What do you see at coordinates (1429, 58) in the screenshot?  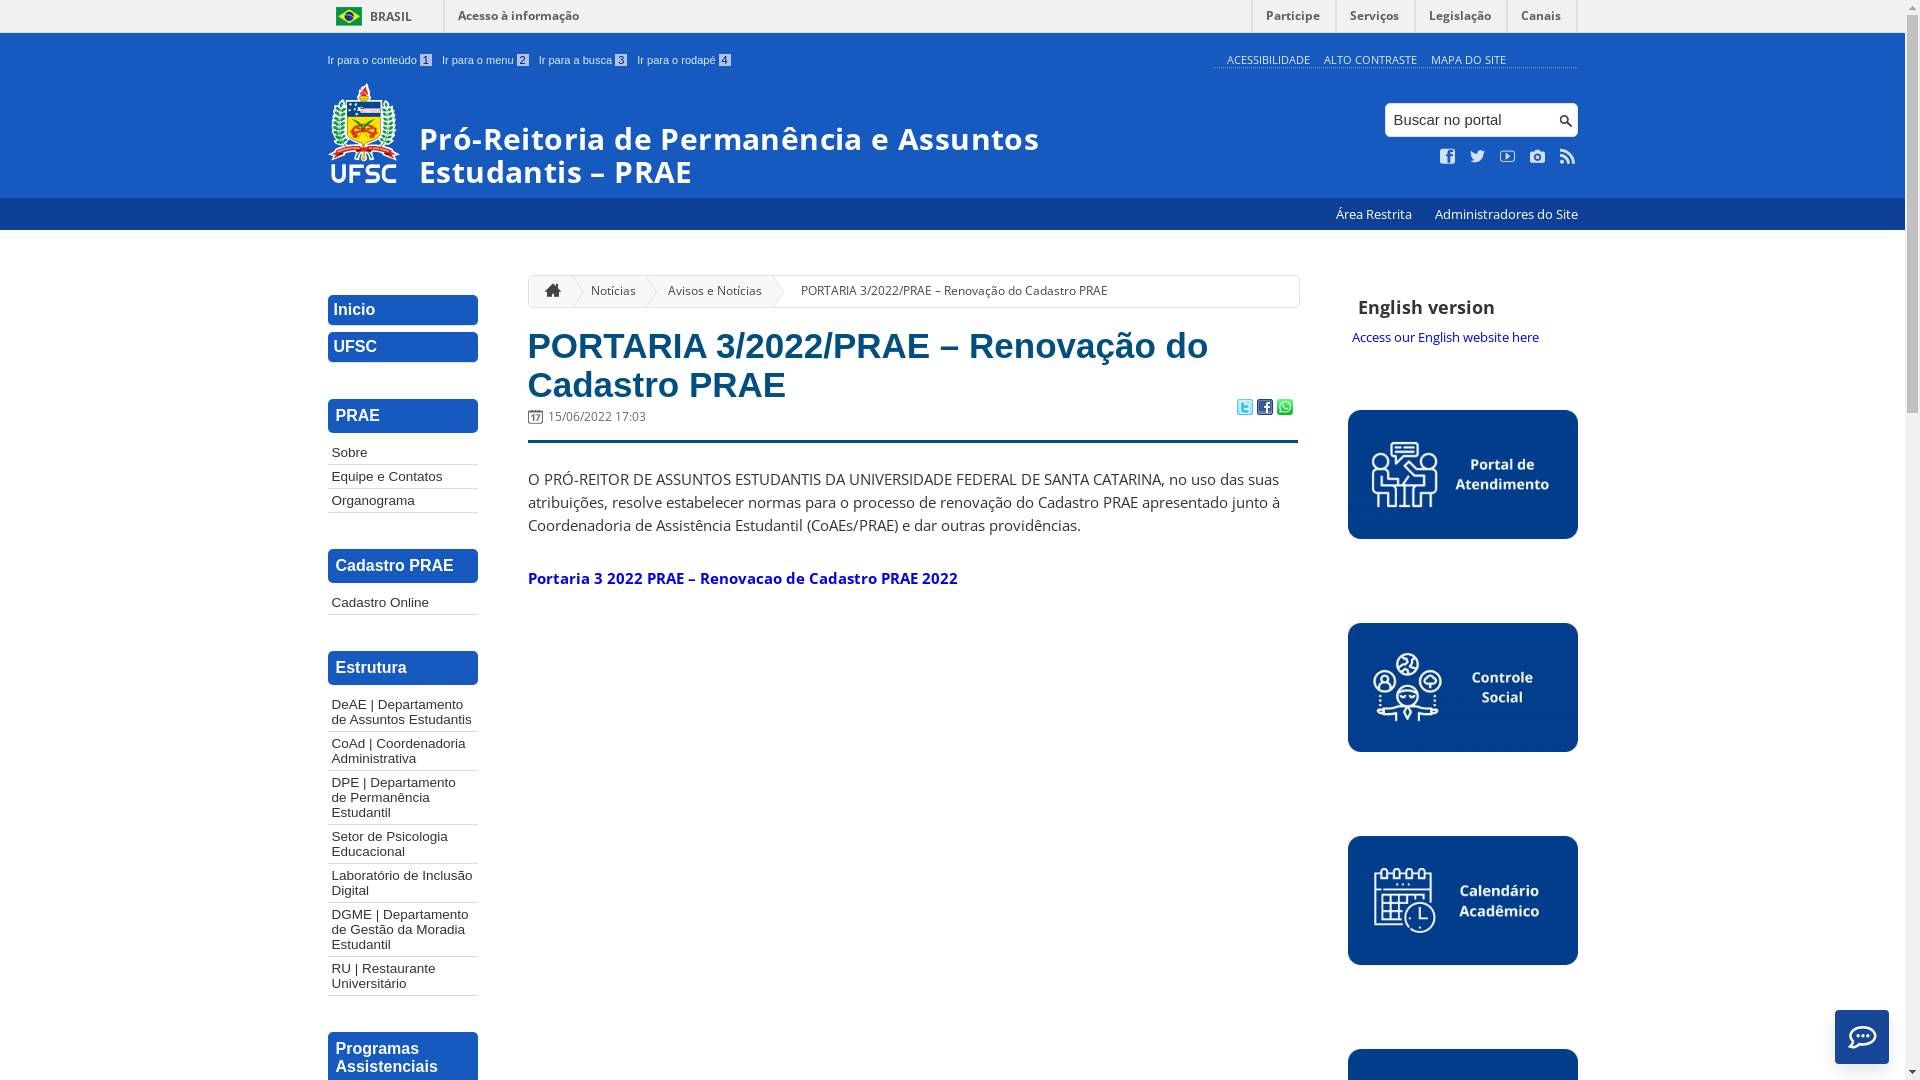 I see `'MAPA DO SITE'` at bounding box center [1429, 58].